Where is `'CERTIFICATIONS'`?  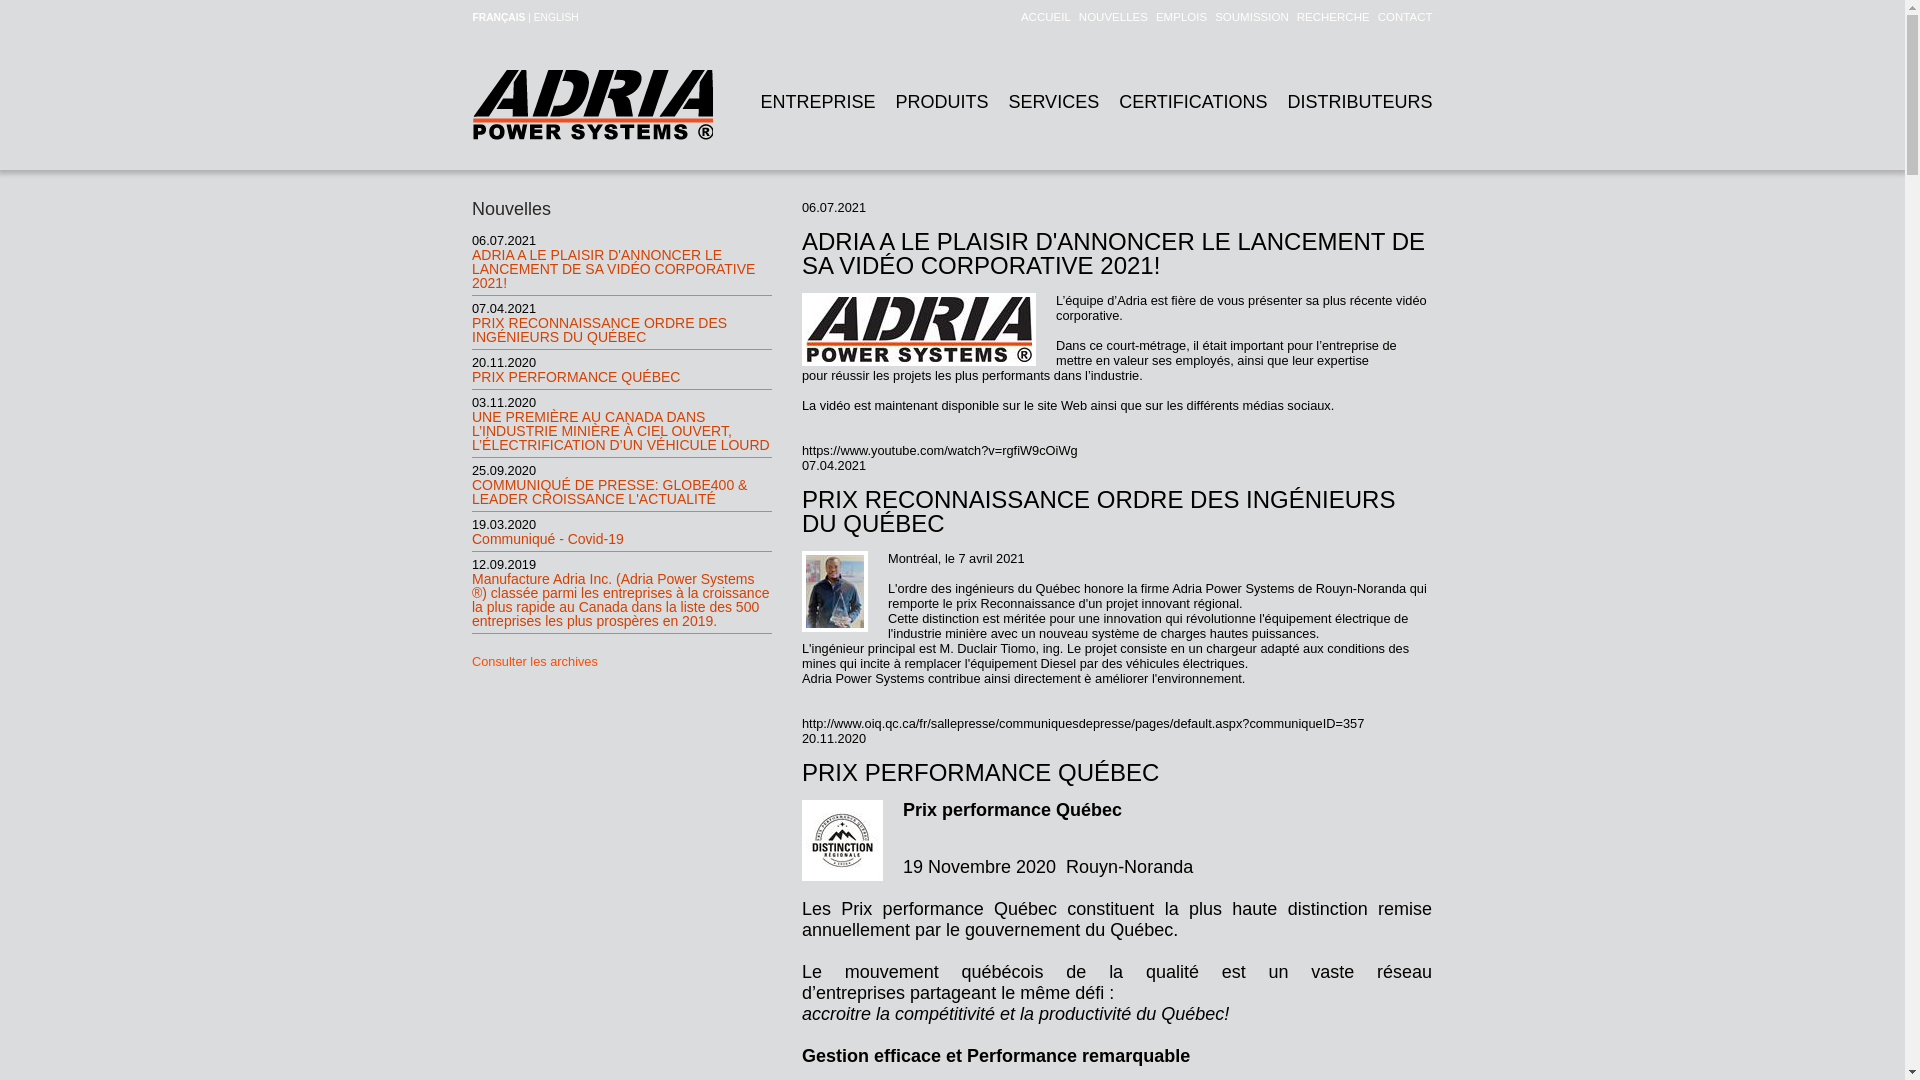 'CERTIFICATIONS' is located at coordinates (1193, 101).